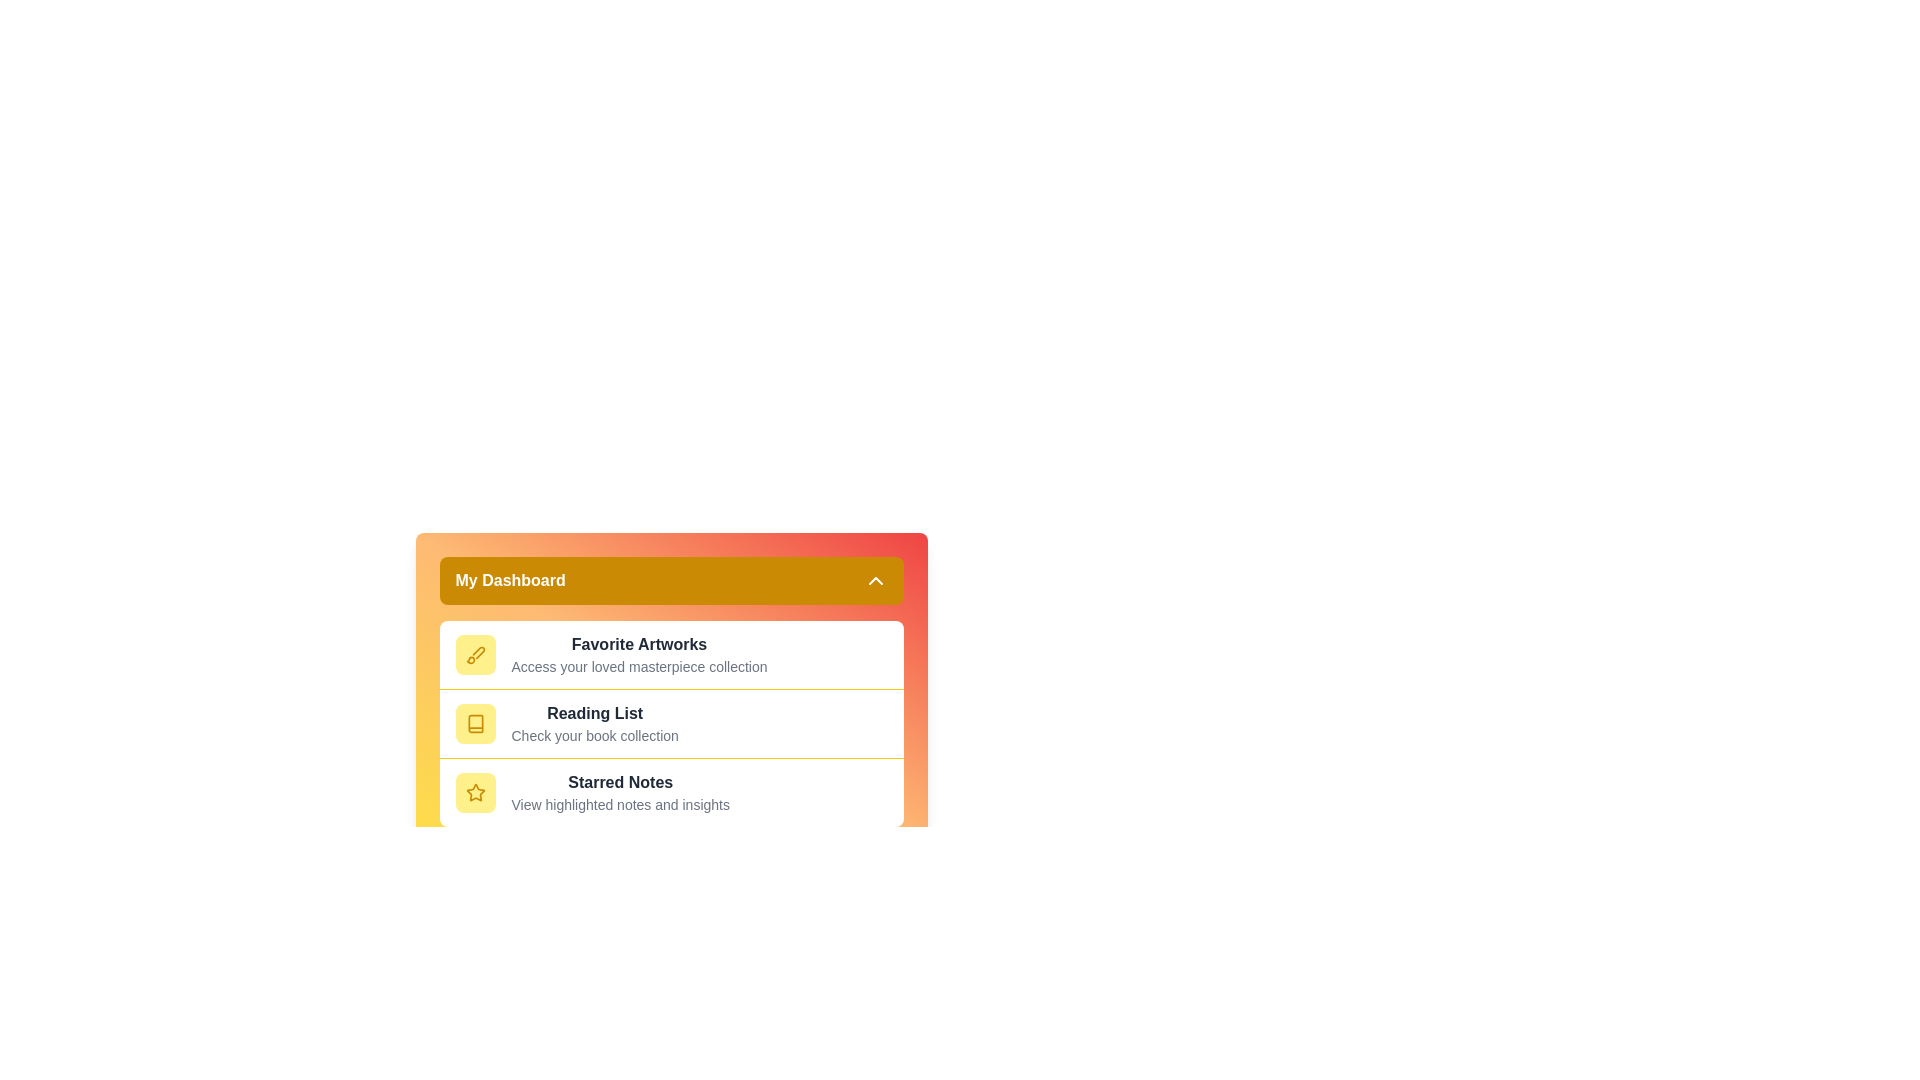 The width and height of the screenshot is (1920, 1080). What do you see at coordinates (671, 655) in the screenshot?
I see `the first list item under 'My Dashboard'` at bounding box center [671, 655].